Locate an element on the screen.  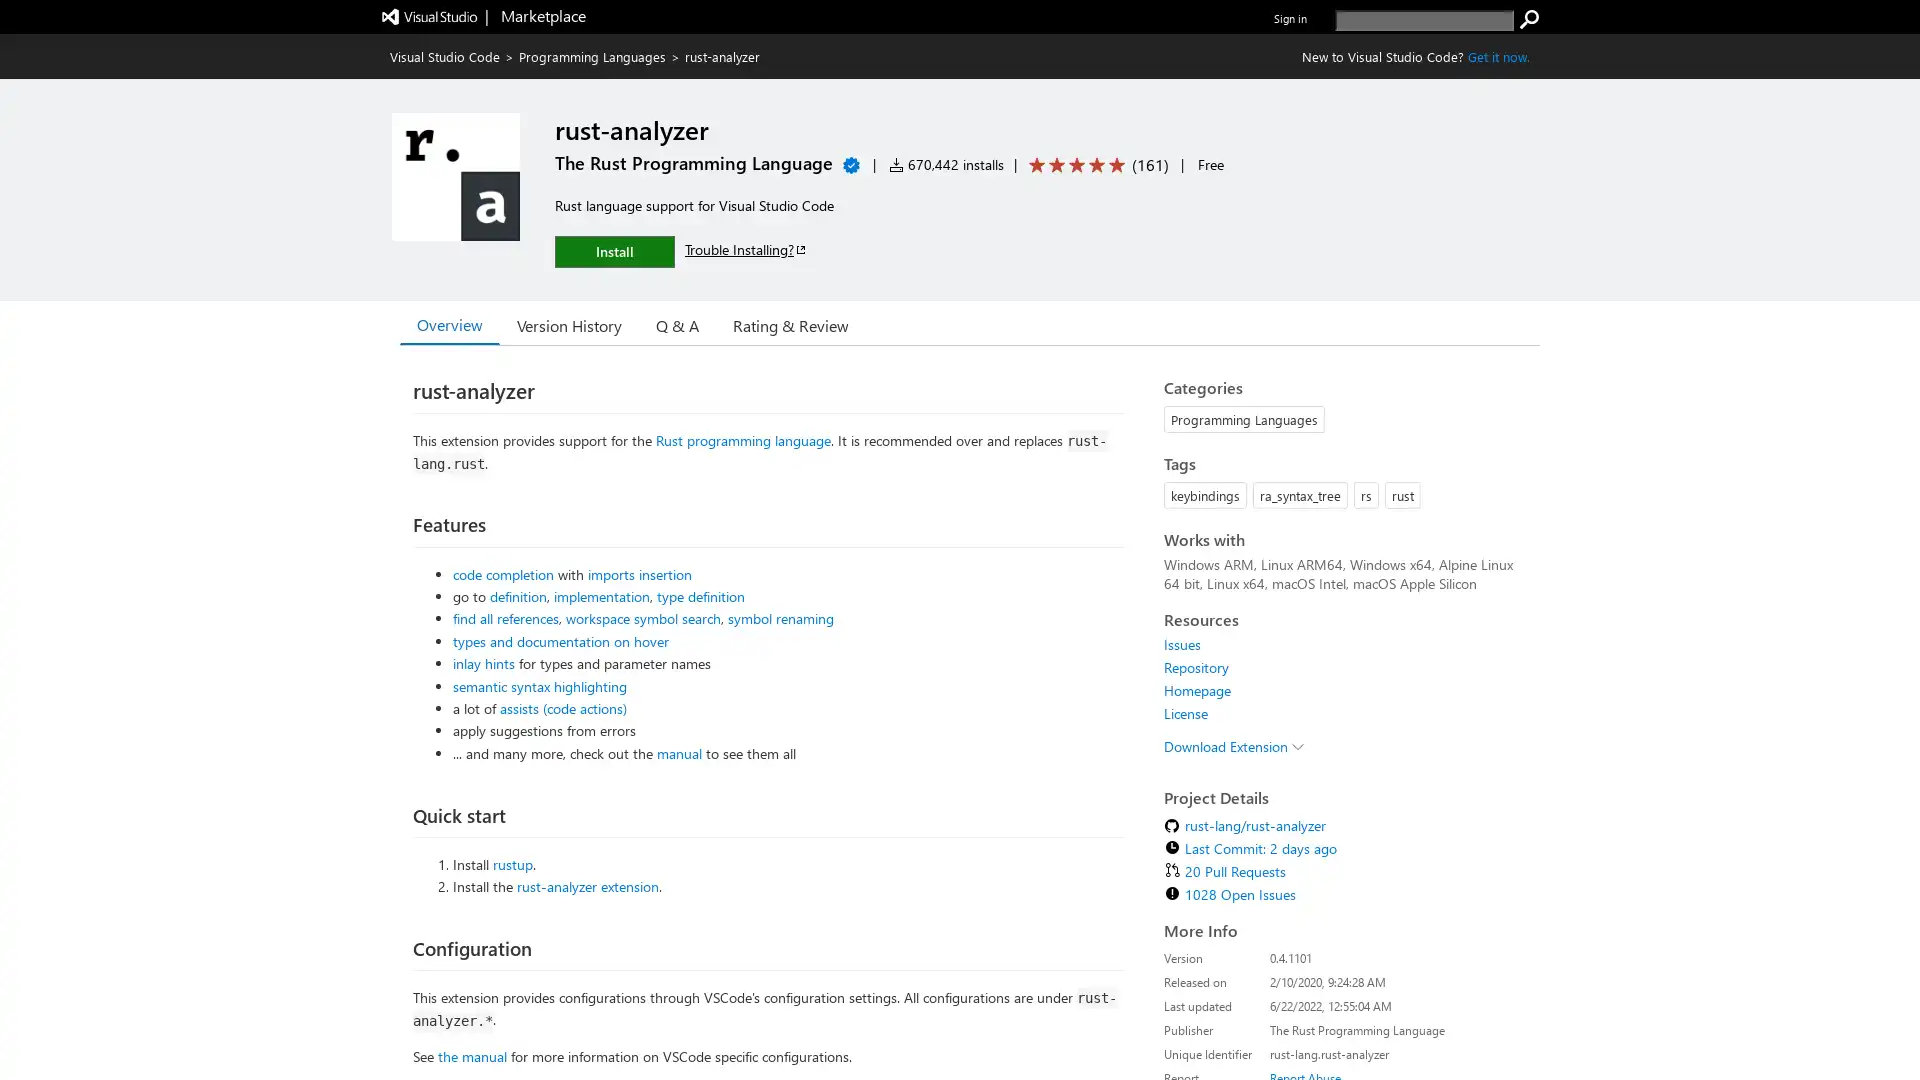
search is located at coordinates (1529, 19).